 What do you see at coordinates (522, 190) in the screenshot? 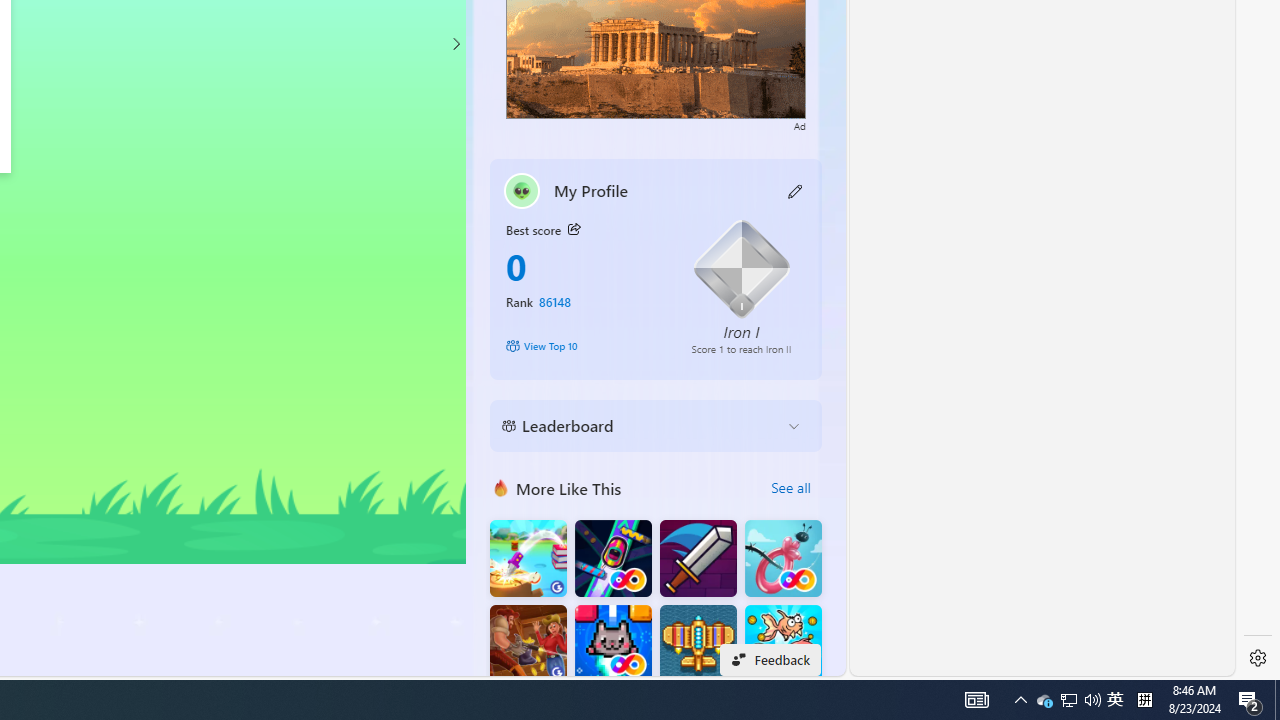
I see `'""'` at bounding box center [522, 190].